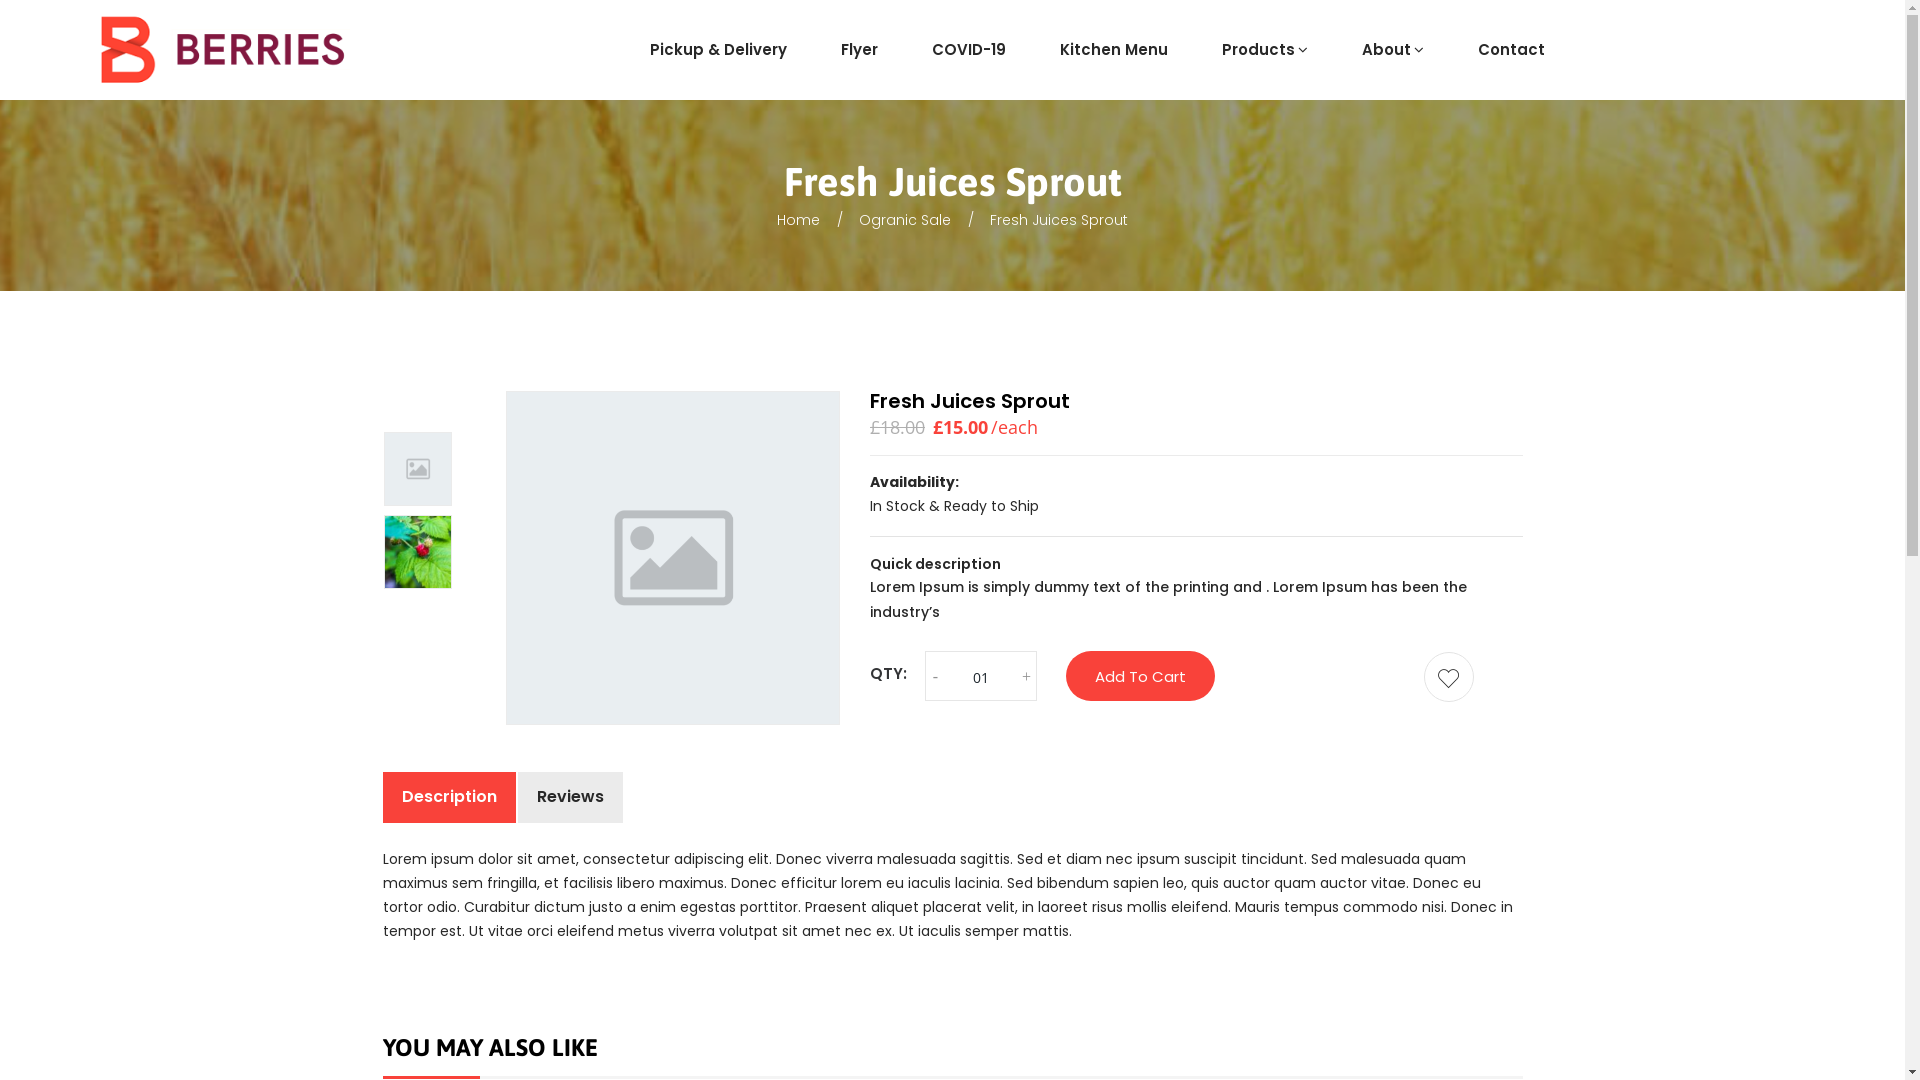 This screenshot has width=1920, height=1080. I want to click on 'Add To Cart', so click(1140, 675).